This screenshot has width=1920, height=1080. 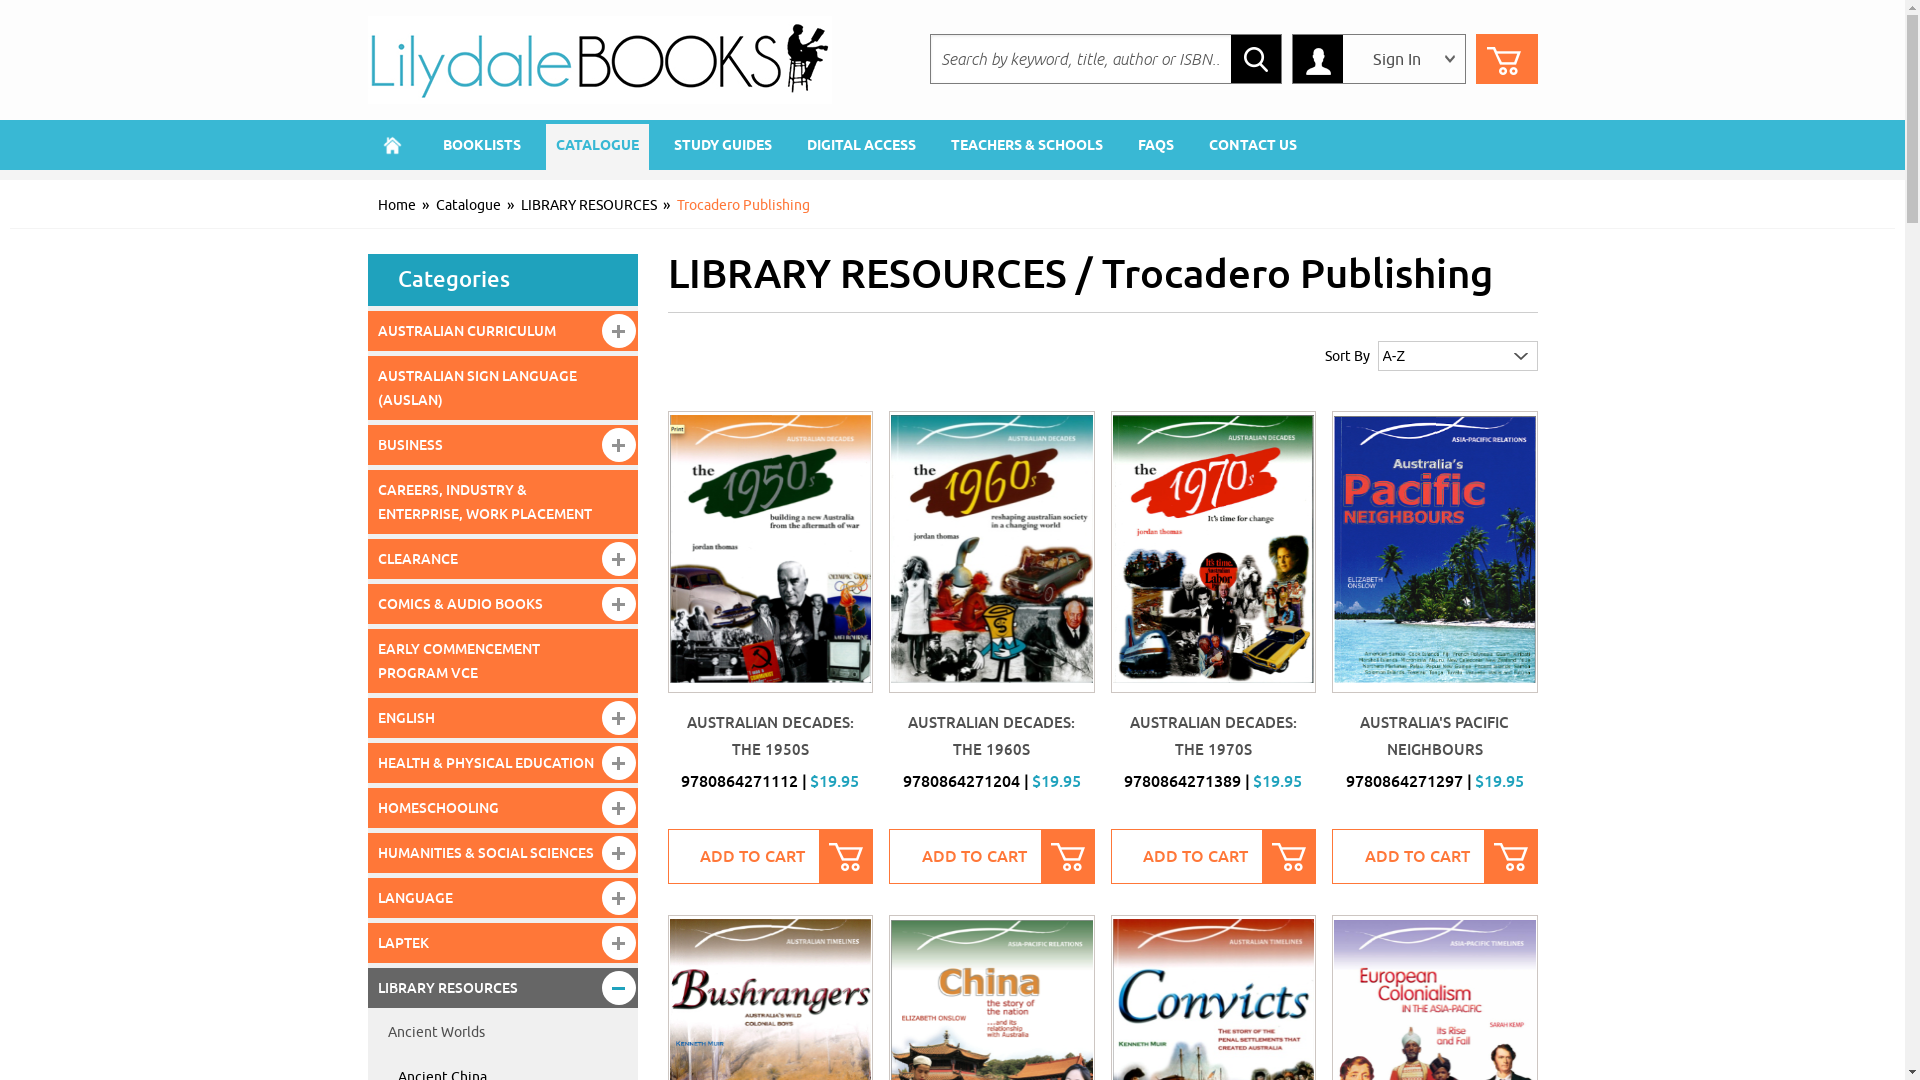 I want to click on 'CATALOGUE', so click(x=546, y=144).